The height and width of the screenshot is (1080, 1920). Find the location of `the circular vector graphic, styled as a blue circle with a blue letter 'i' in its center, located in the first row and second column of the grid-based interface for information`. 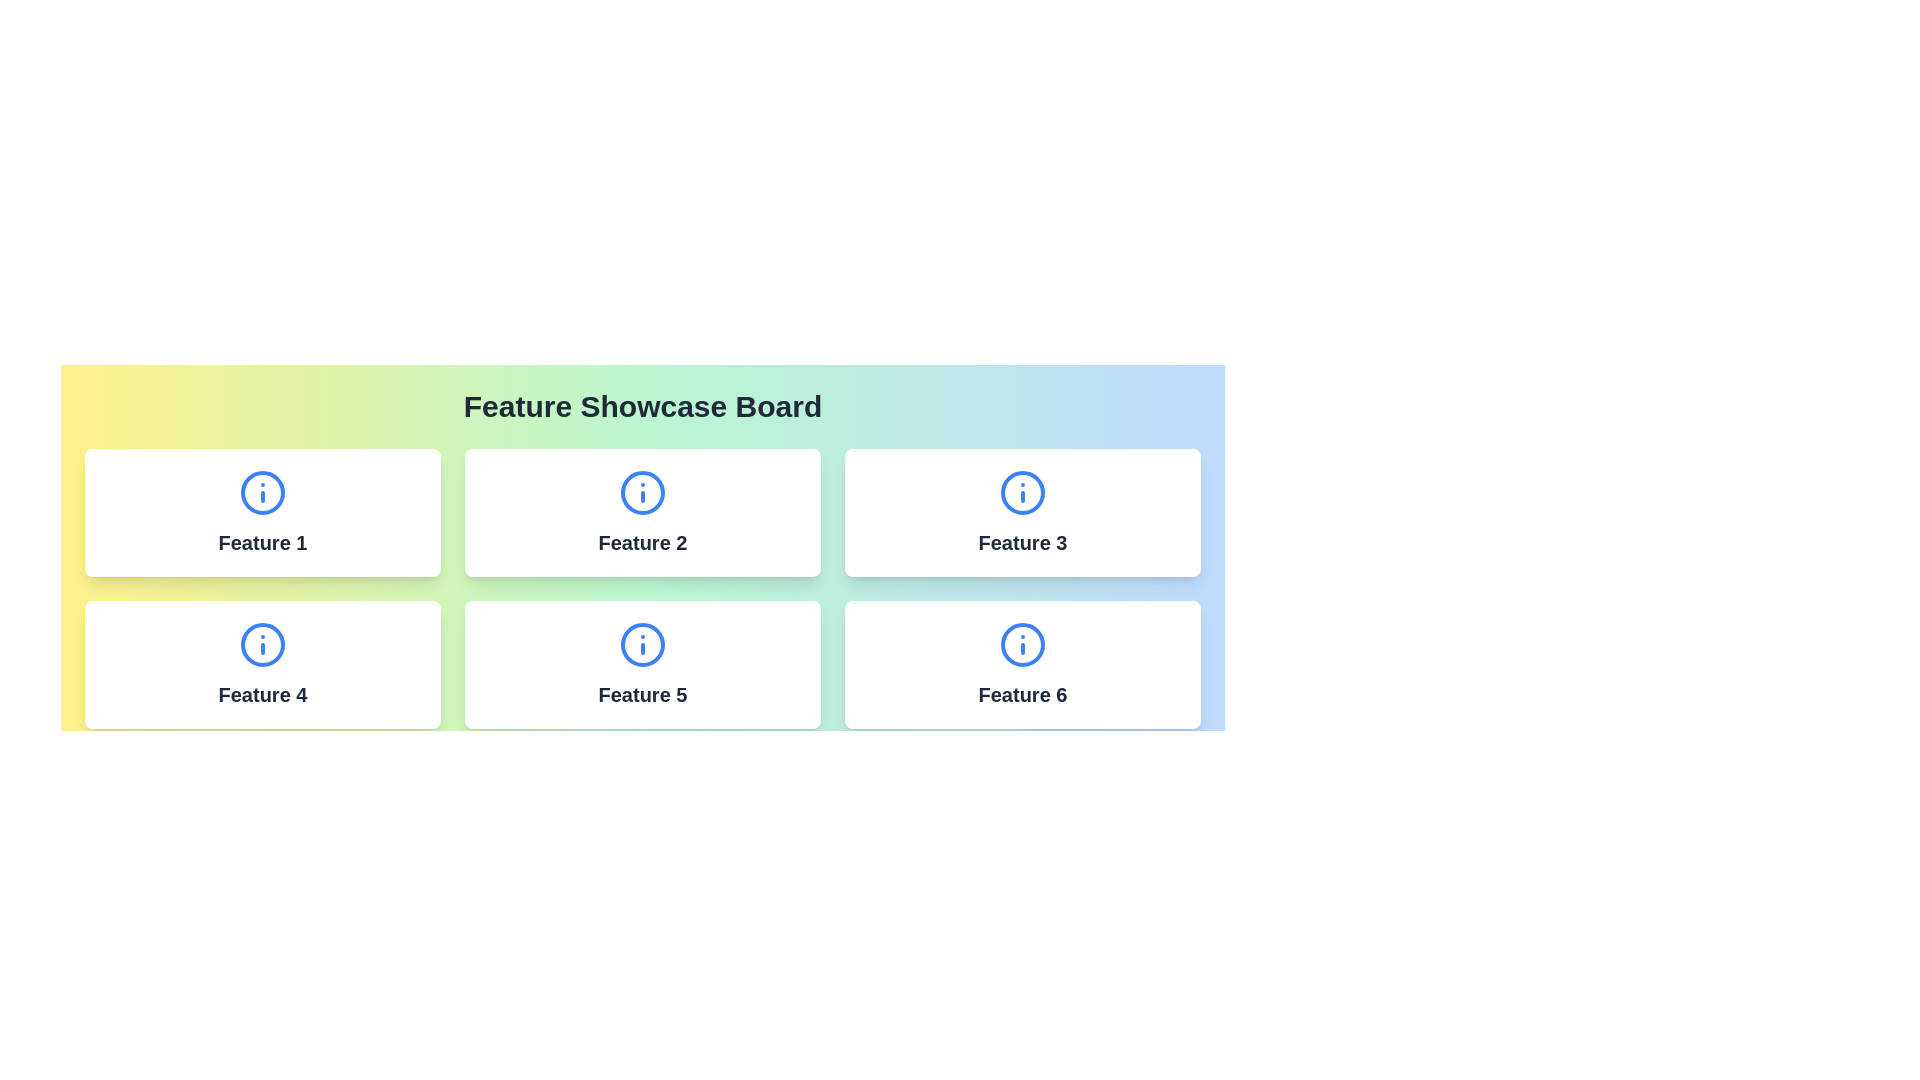

the circular vector graphic, styled as a blue circle with a blue letter 'i' in its center, located in the first row and second column of the grid-based interface for information is located at coordinates (643, 493).